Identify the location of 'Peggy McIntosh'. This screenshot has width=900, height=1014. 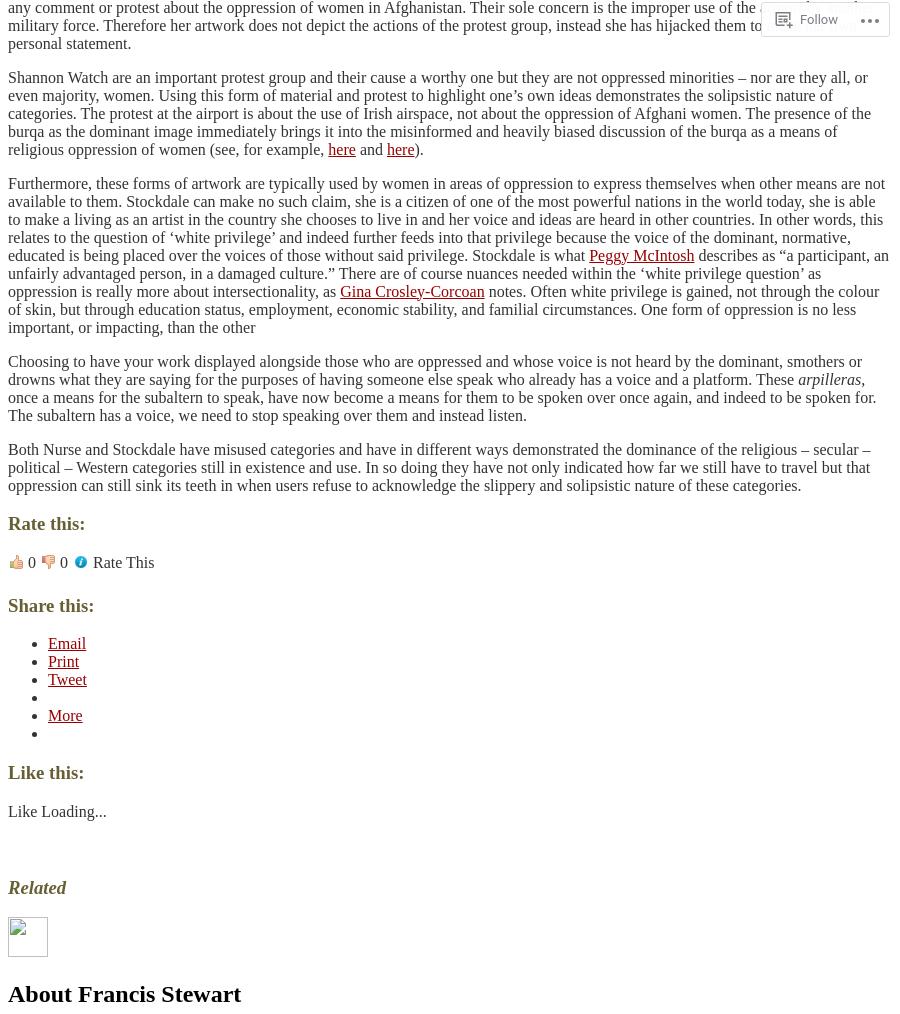
(641, 254).